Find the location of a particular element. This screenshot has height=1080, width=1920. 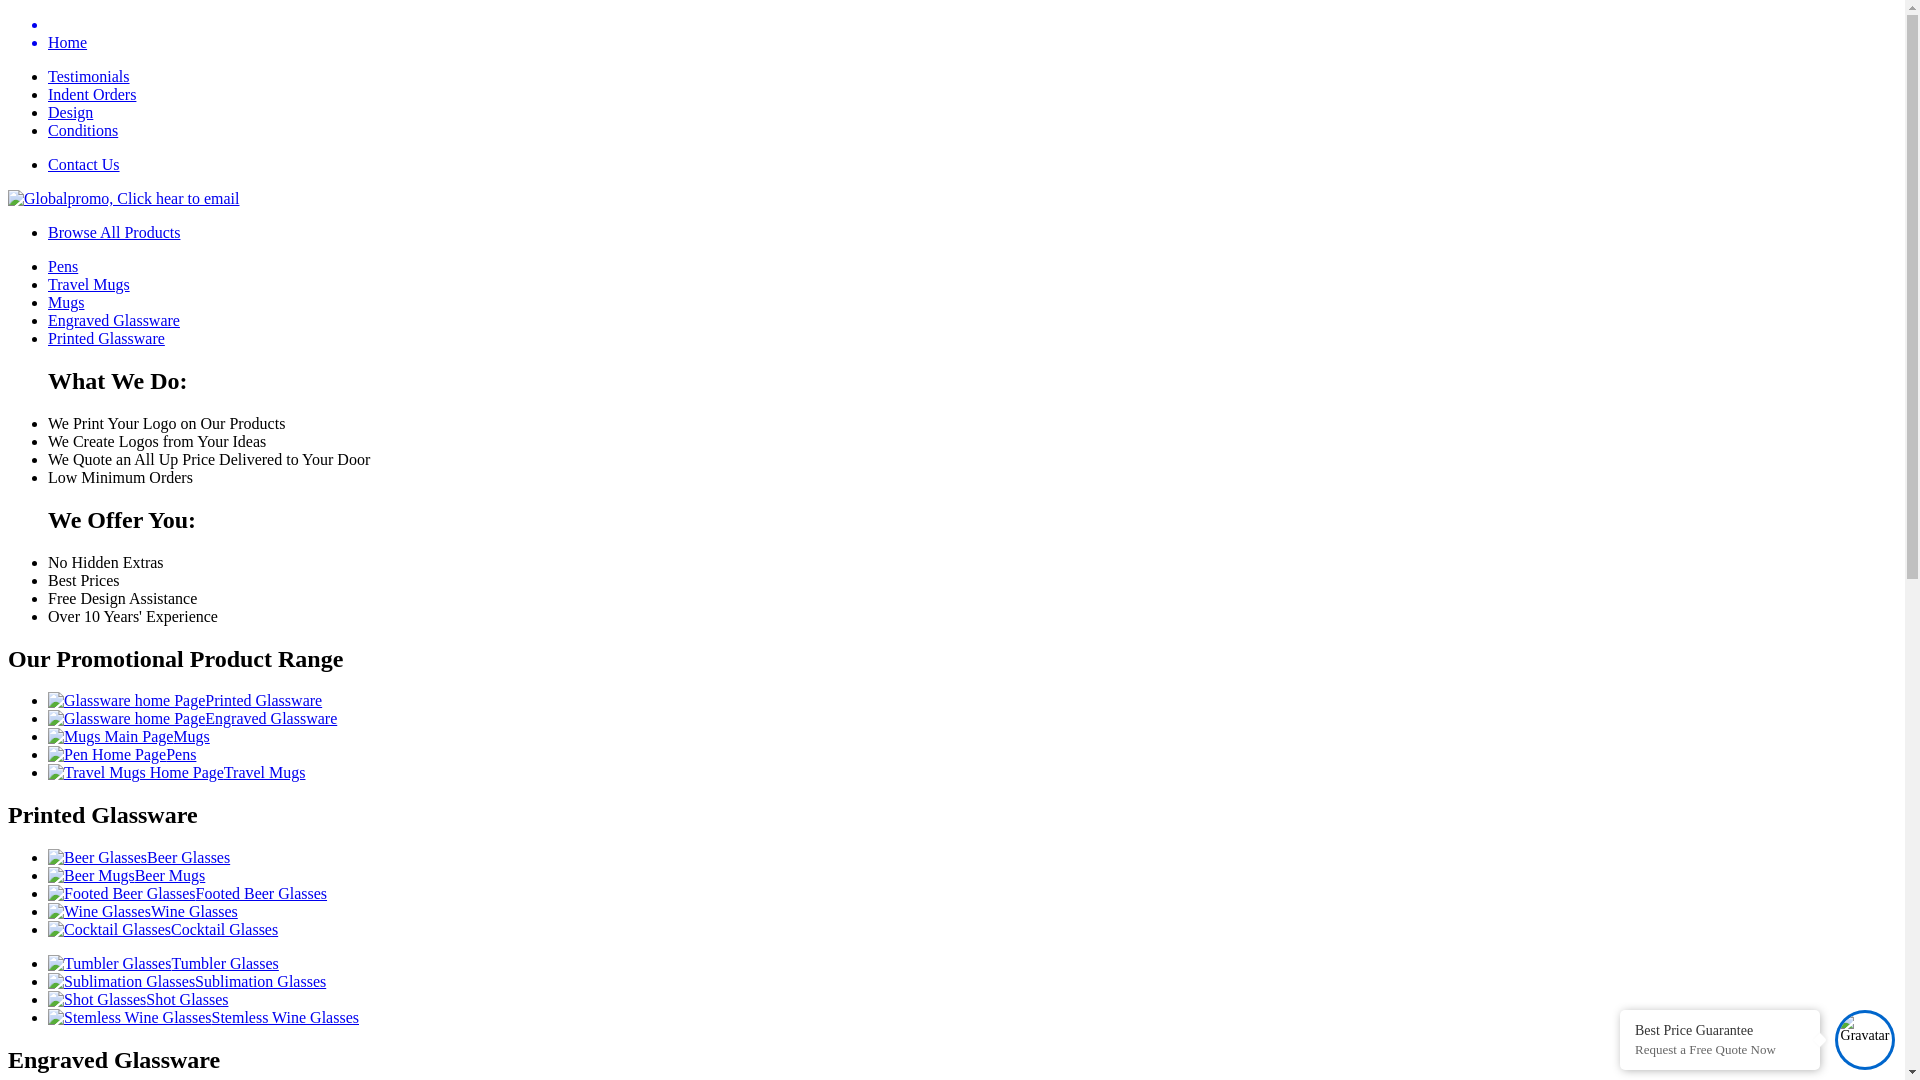

'Testimonials' is located at coordinates (88, 75).